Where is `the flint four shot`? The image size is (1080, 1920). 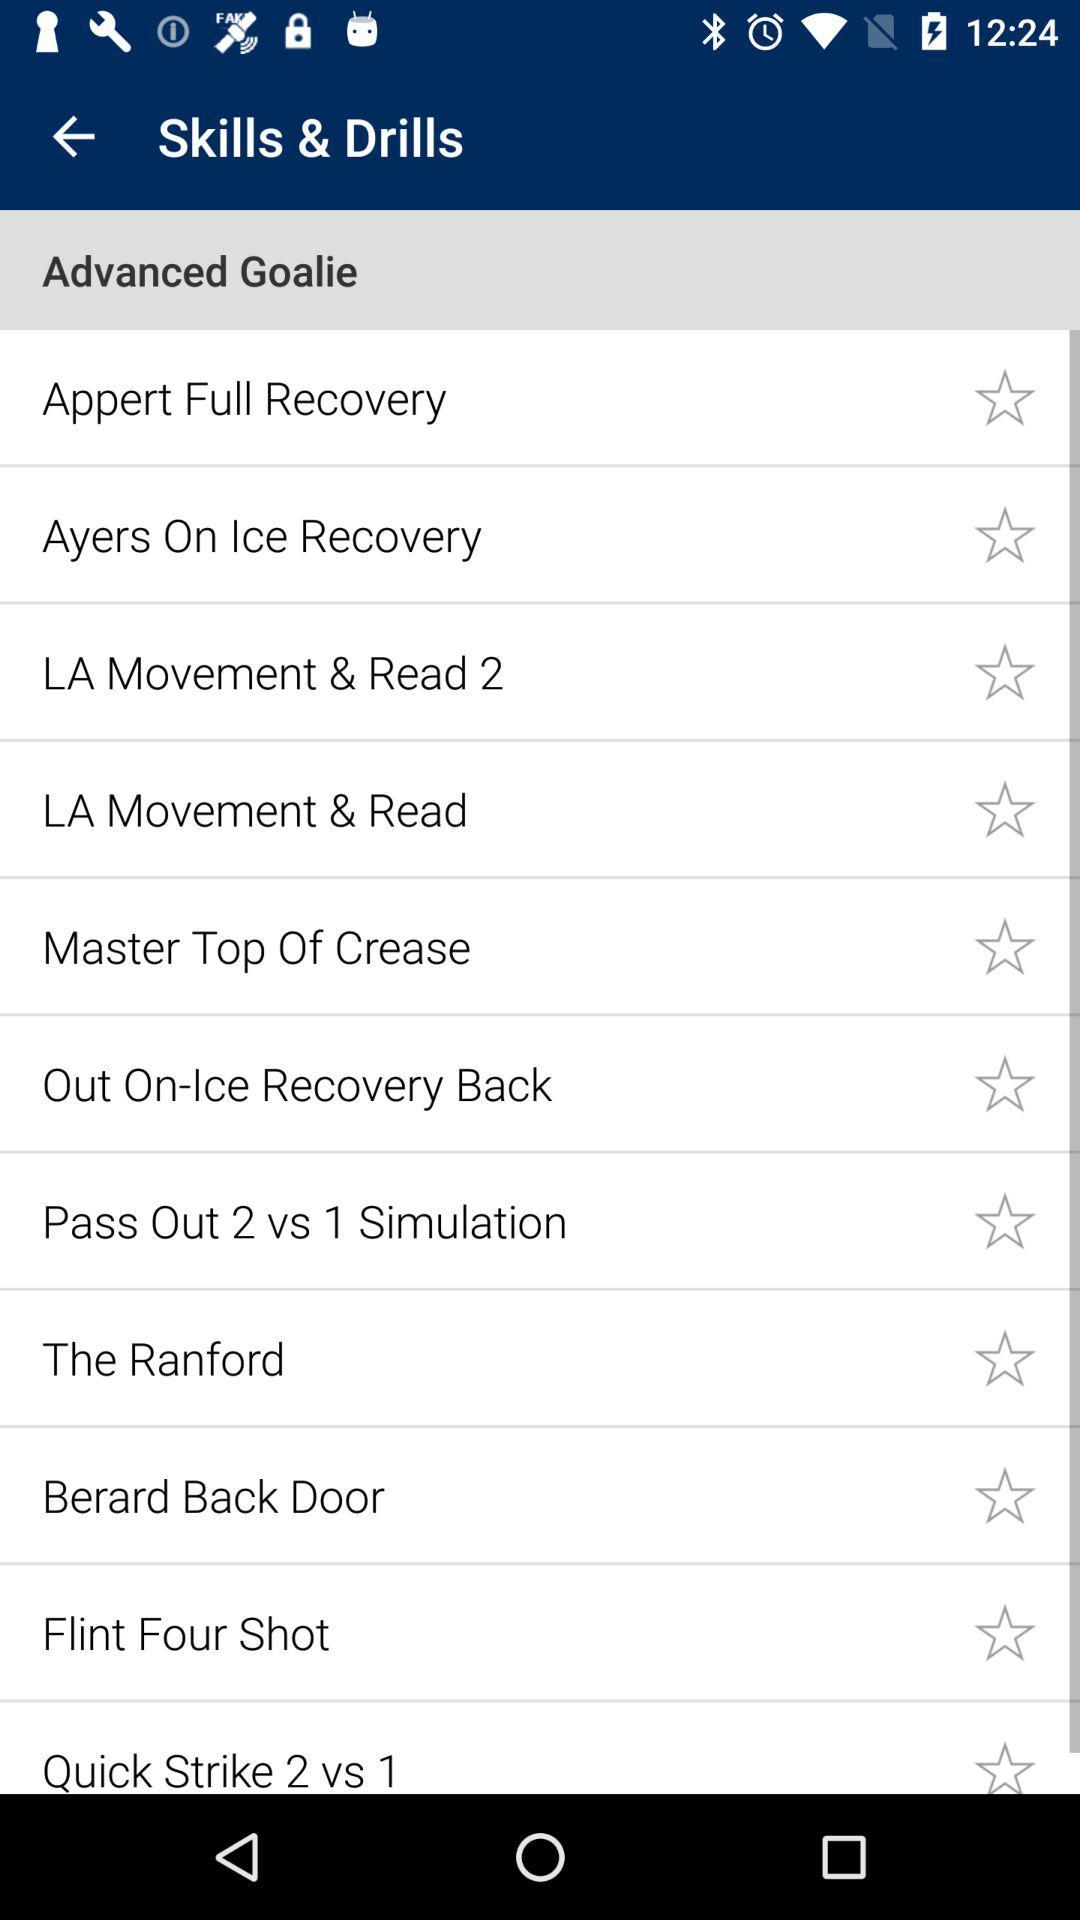
the flint four shot is located at coordinates (495, 1632).